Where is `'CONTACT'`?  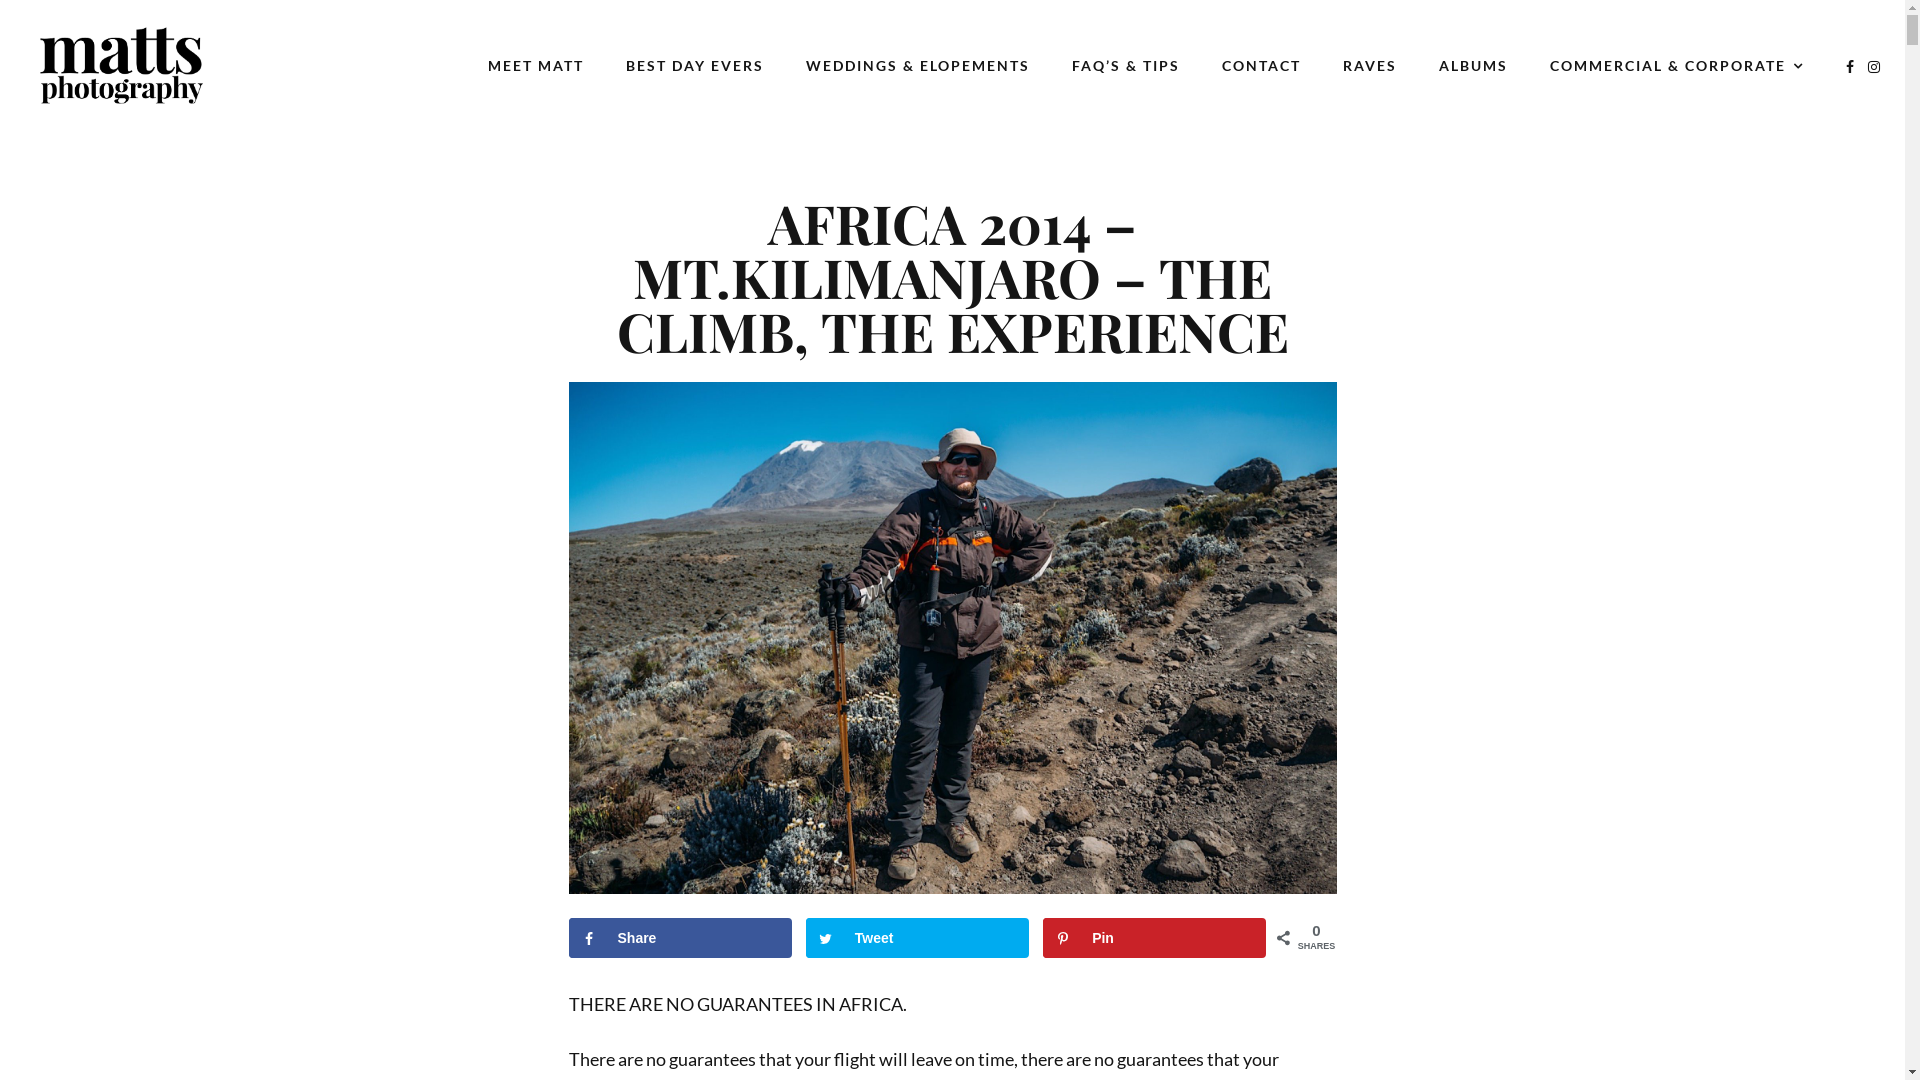
'CONTACT' is located at coordinates (1260, 64).